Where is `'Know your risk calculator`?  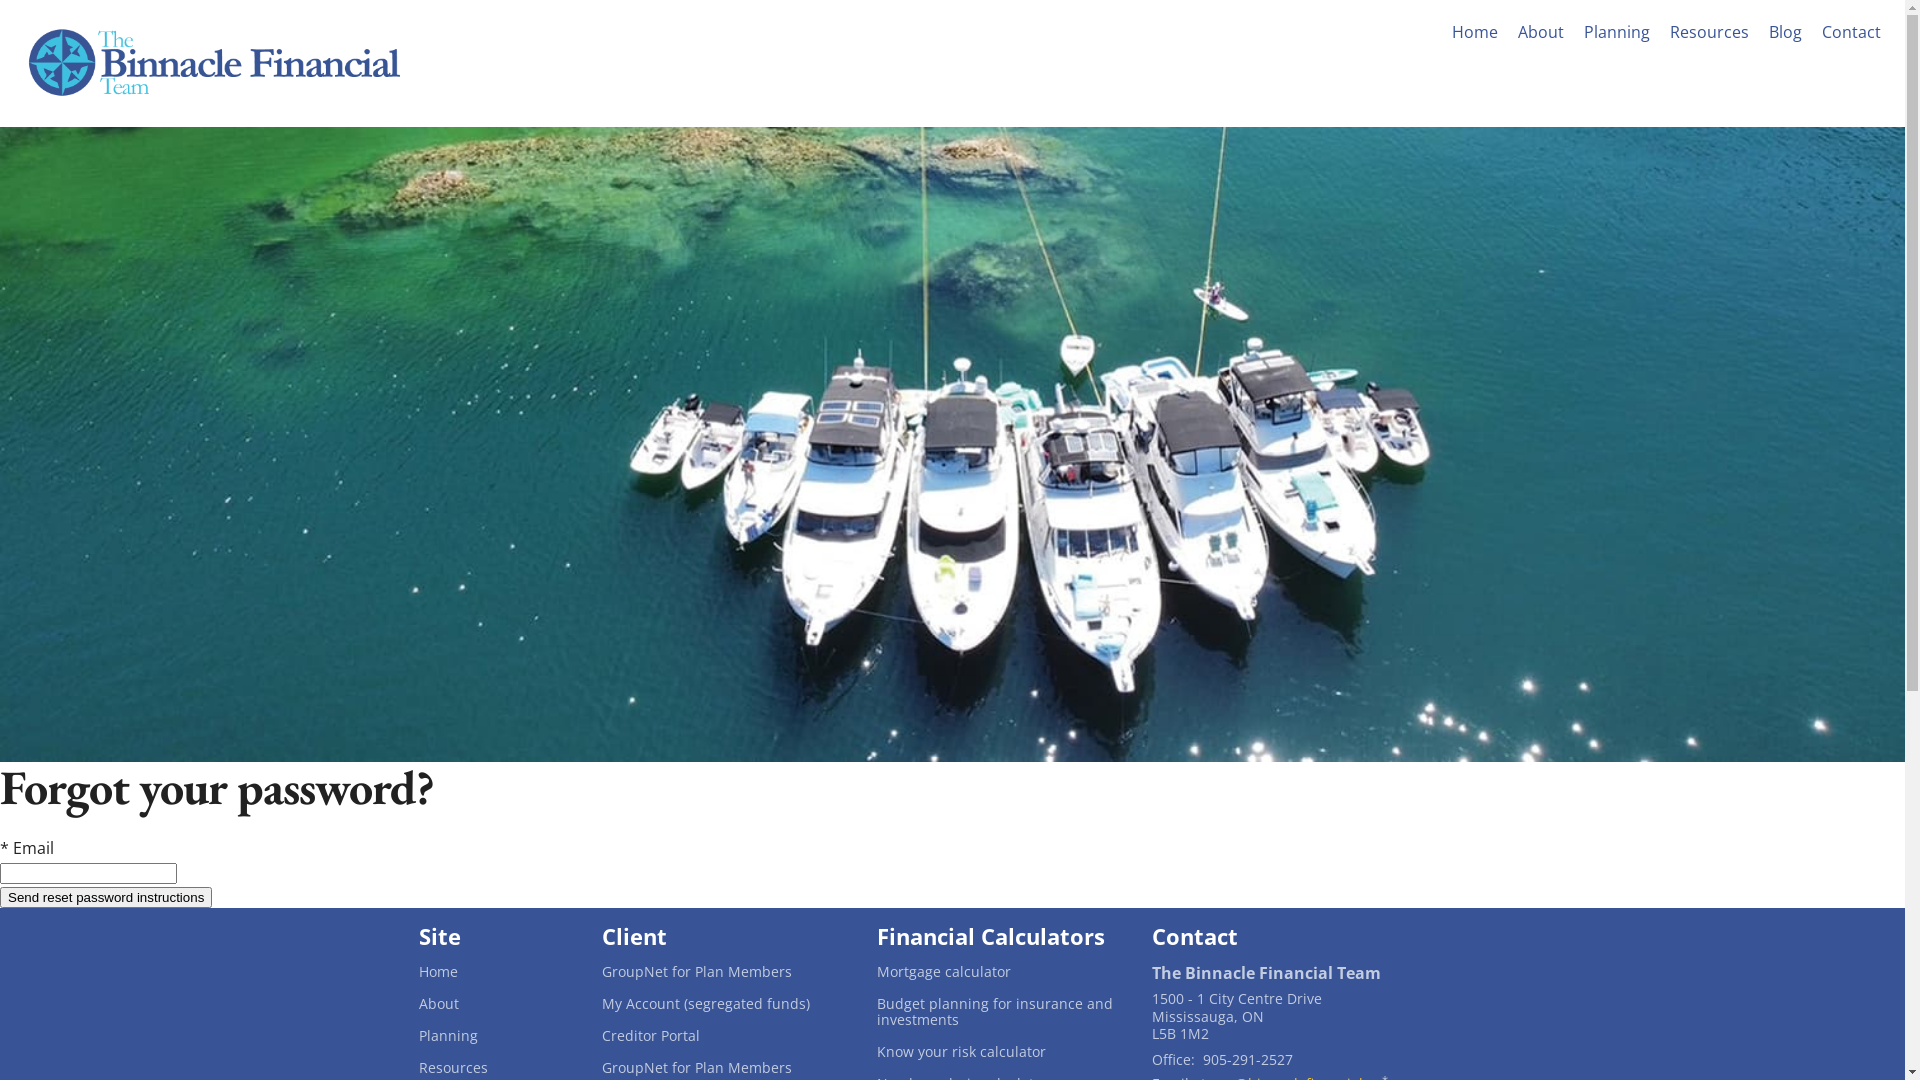
'Know your risk calculator is located at coordinates (998, 1051).